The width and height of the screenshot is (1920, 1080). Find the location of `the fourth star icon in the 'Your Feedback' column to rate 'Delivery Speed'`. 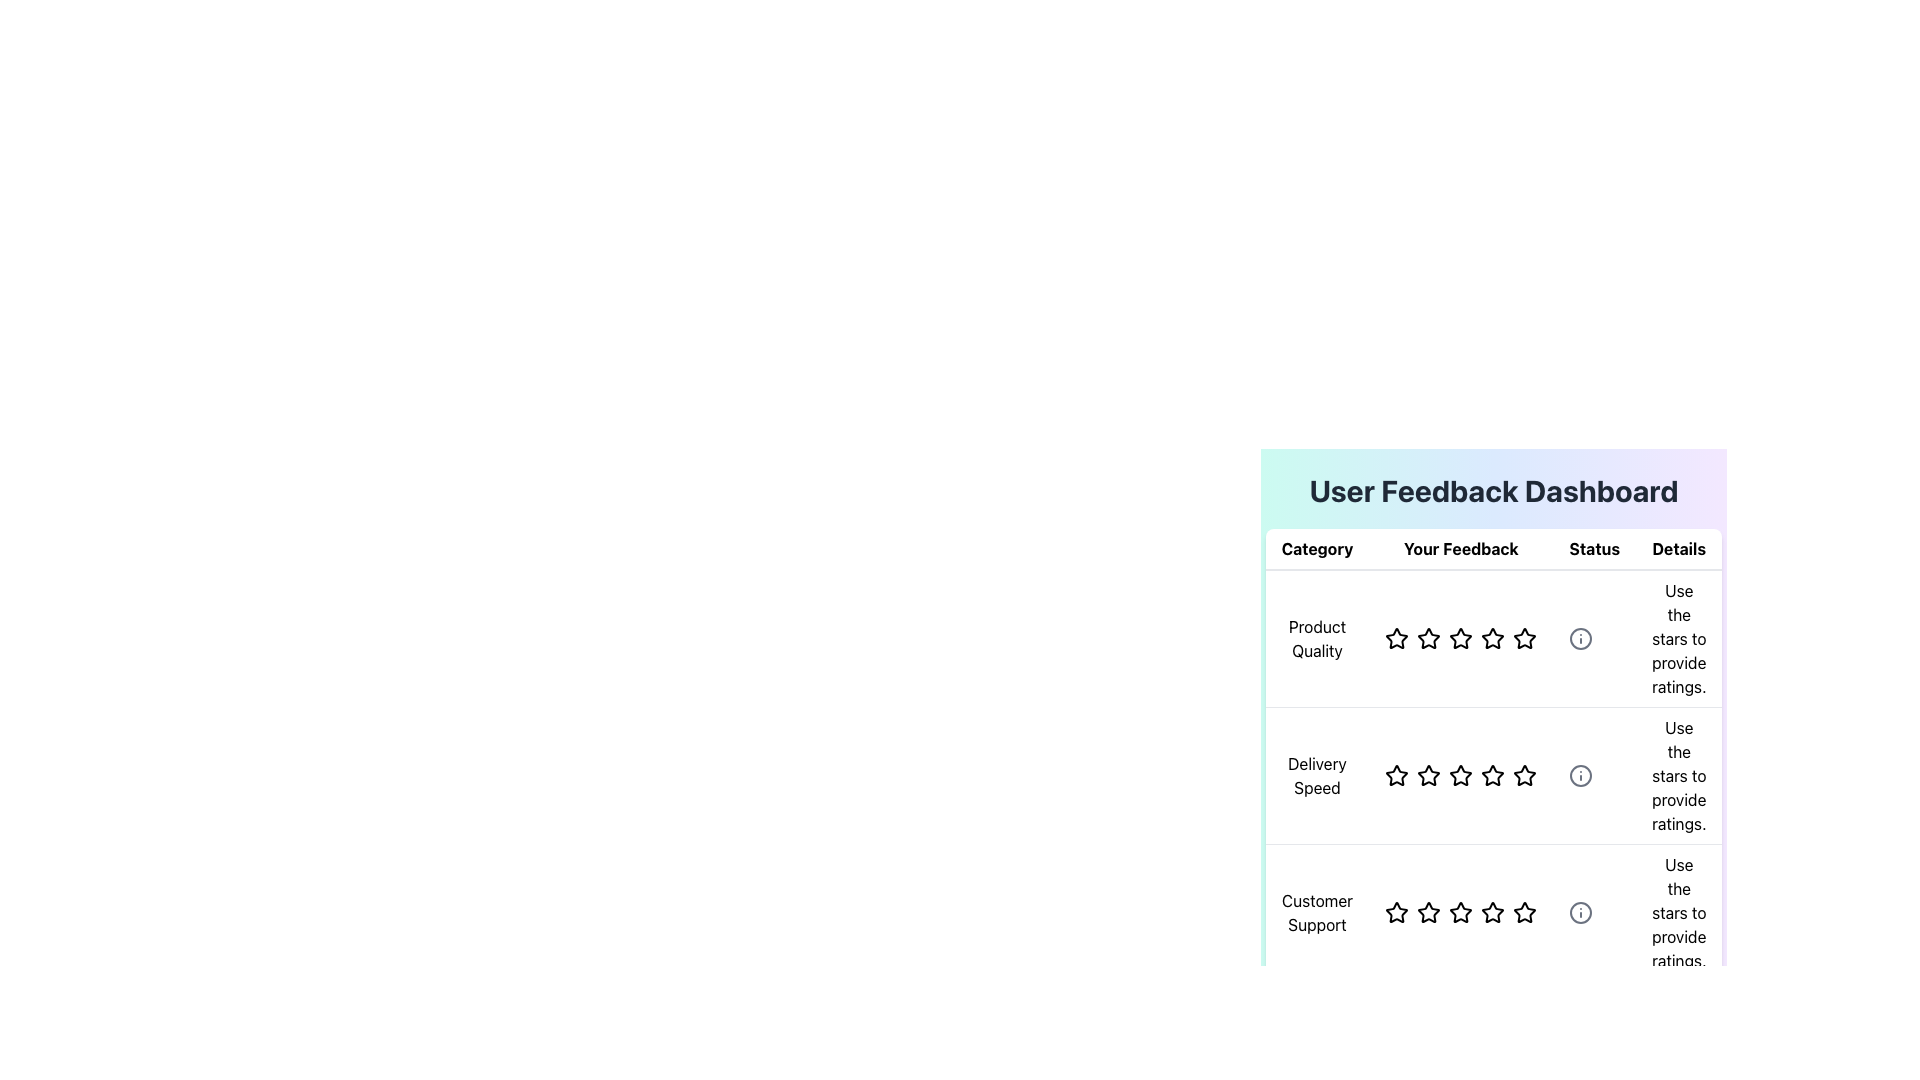

the fourth star icon in the 'Your Feedback' column to rate 'Delivery Speed' is located at coordinates (1493, 774).